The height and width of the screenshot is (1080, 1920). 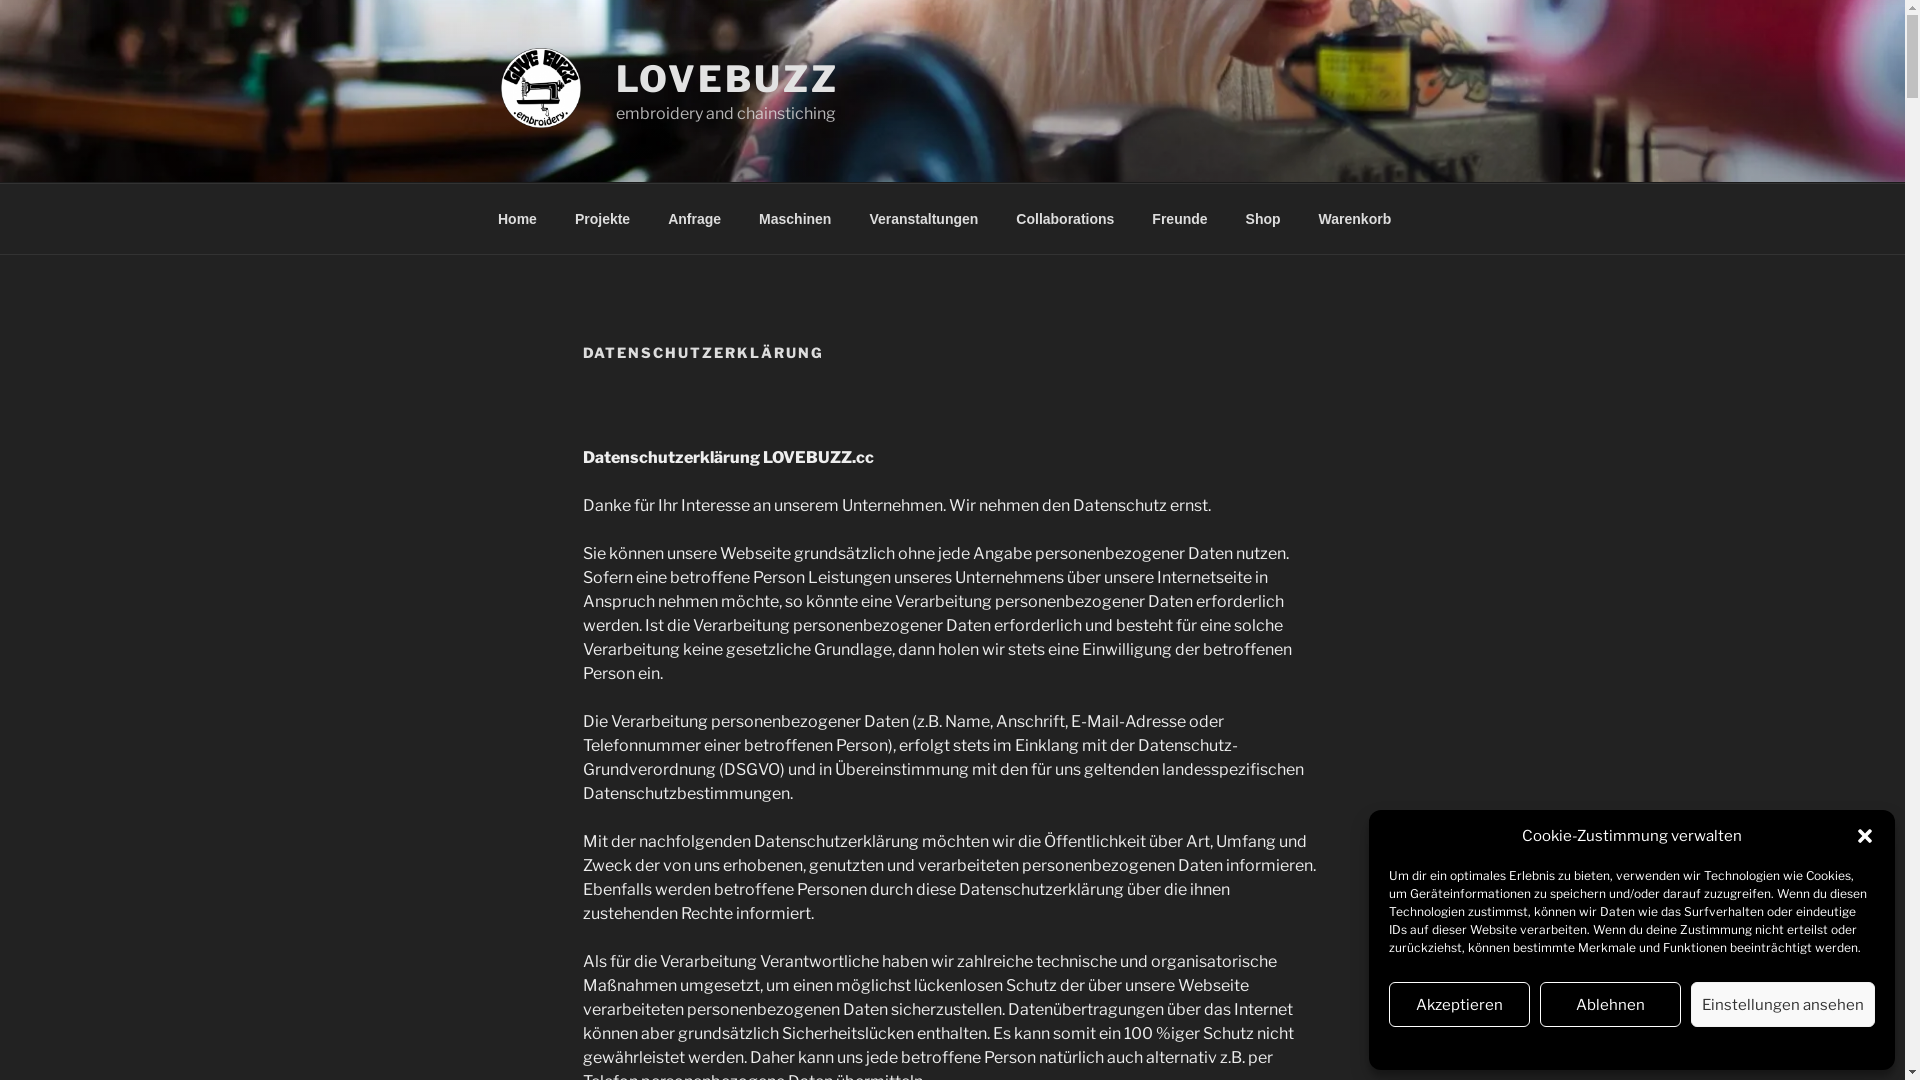 I want to click on 'Maschinen', so click(x=794, y=218).